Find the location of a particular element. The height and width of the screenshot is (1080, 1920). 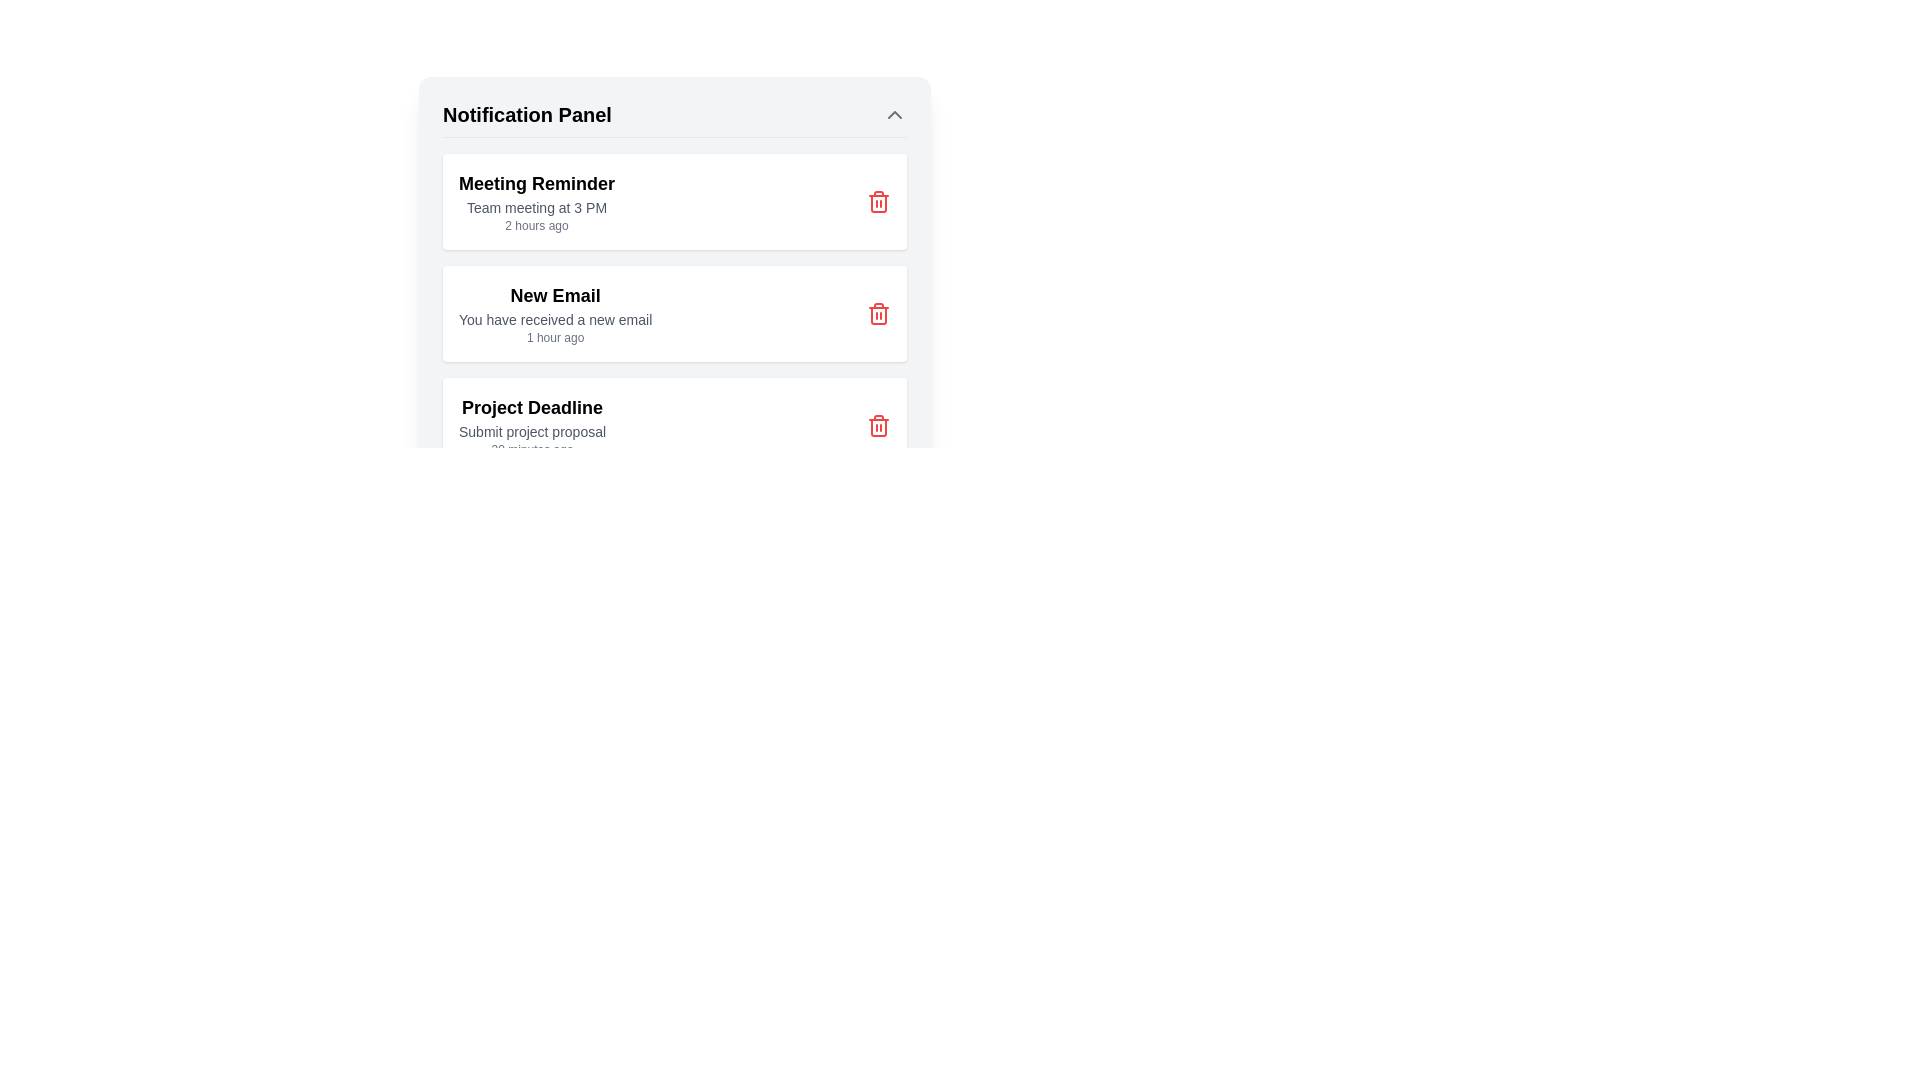

the text label displaying '30 minutes ago' located beneath 'Submit project proposal' in the 'Project Deadline' notification block is located at coordinates (532, 450).